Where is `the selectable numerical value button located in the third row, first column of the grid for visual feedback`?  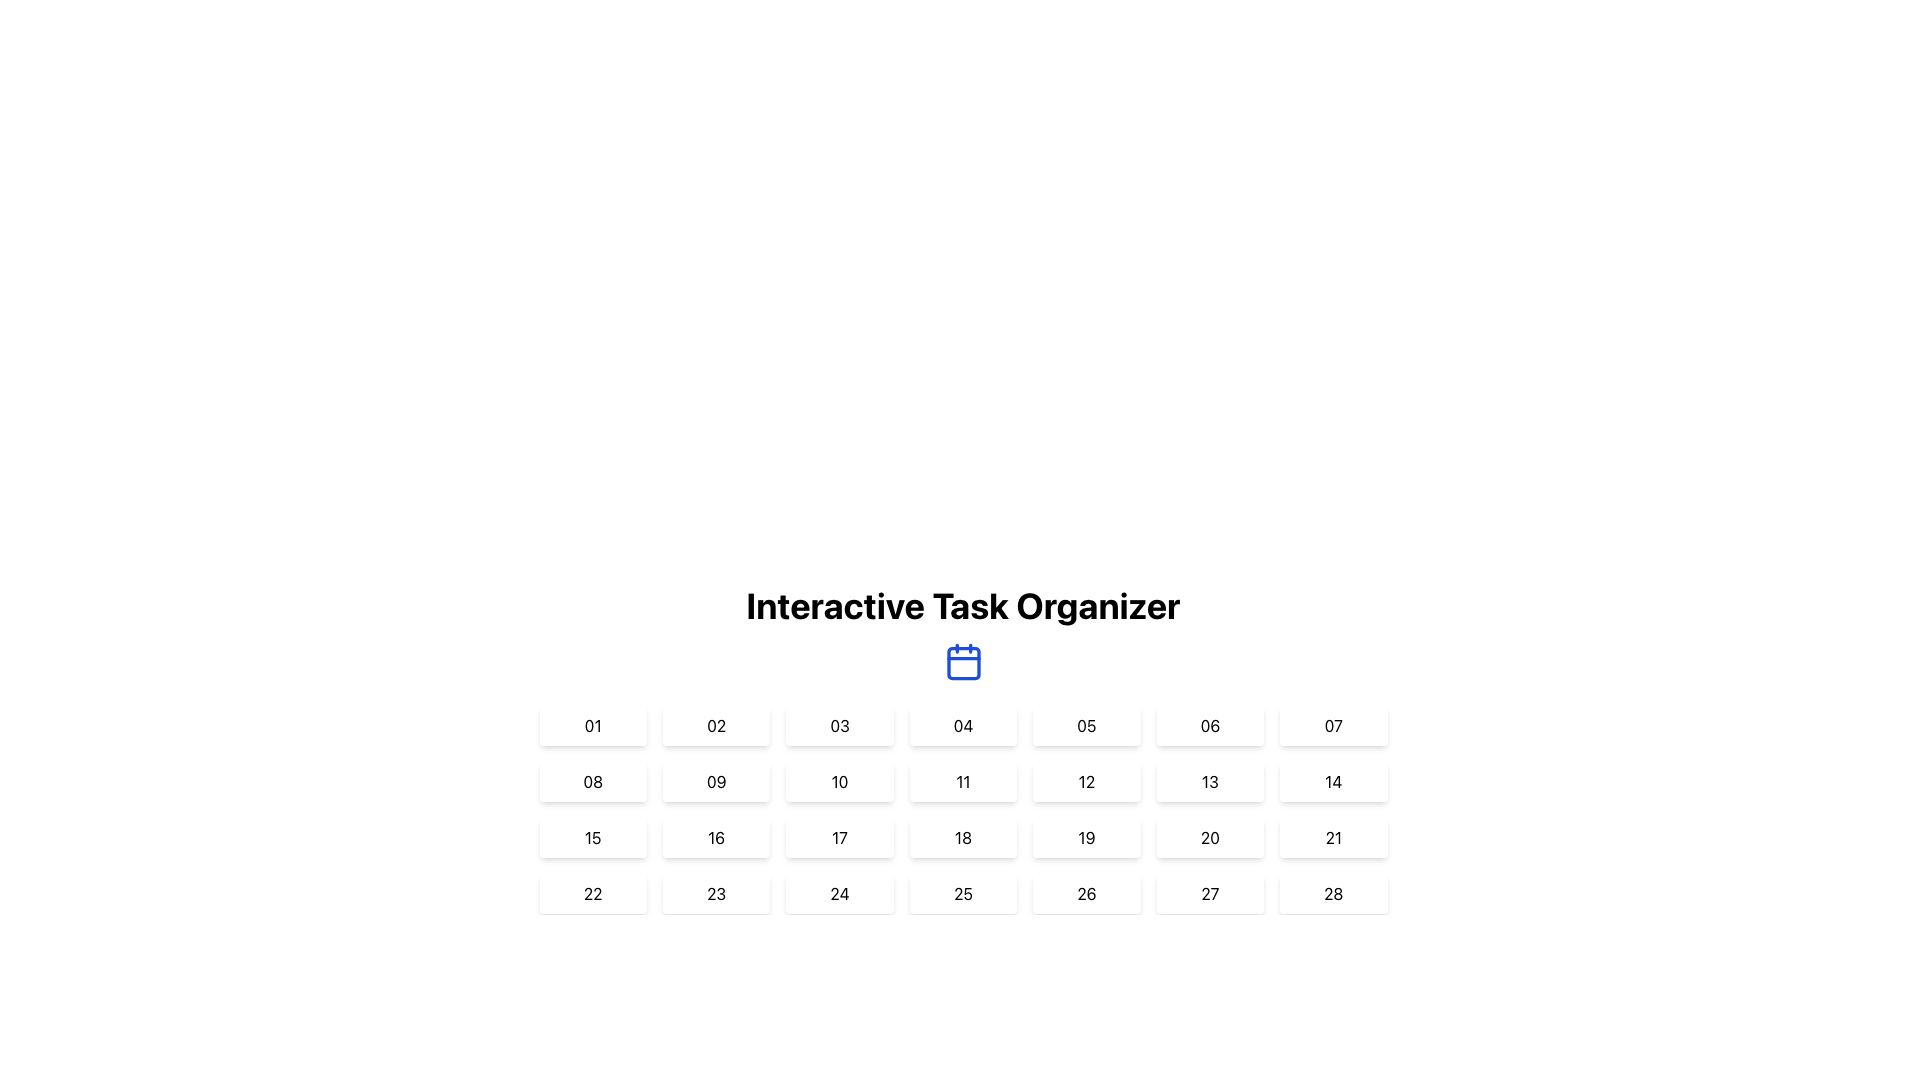
the selectable numerical value button located in the third row, first column of the grid for visual feedback is located at coordinates (592, 837).